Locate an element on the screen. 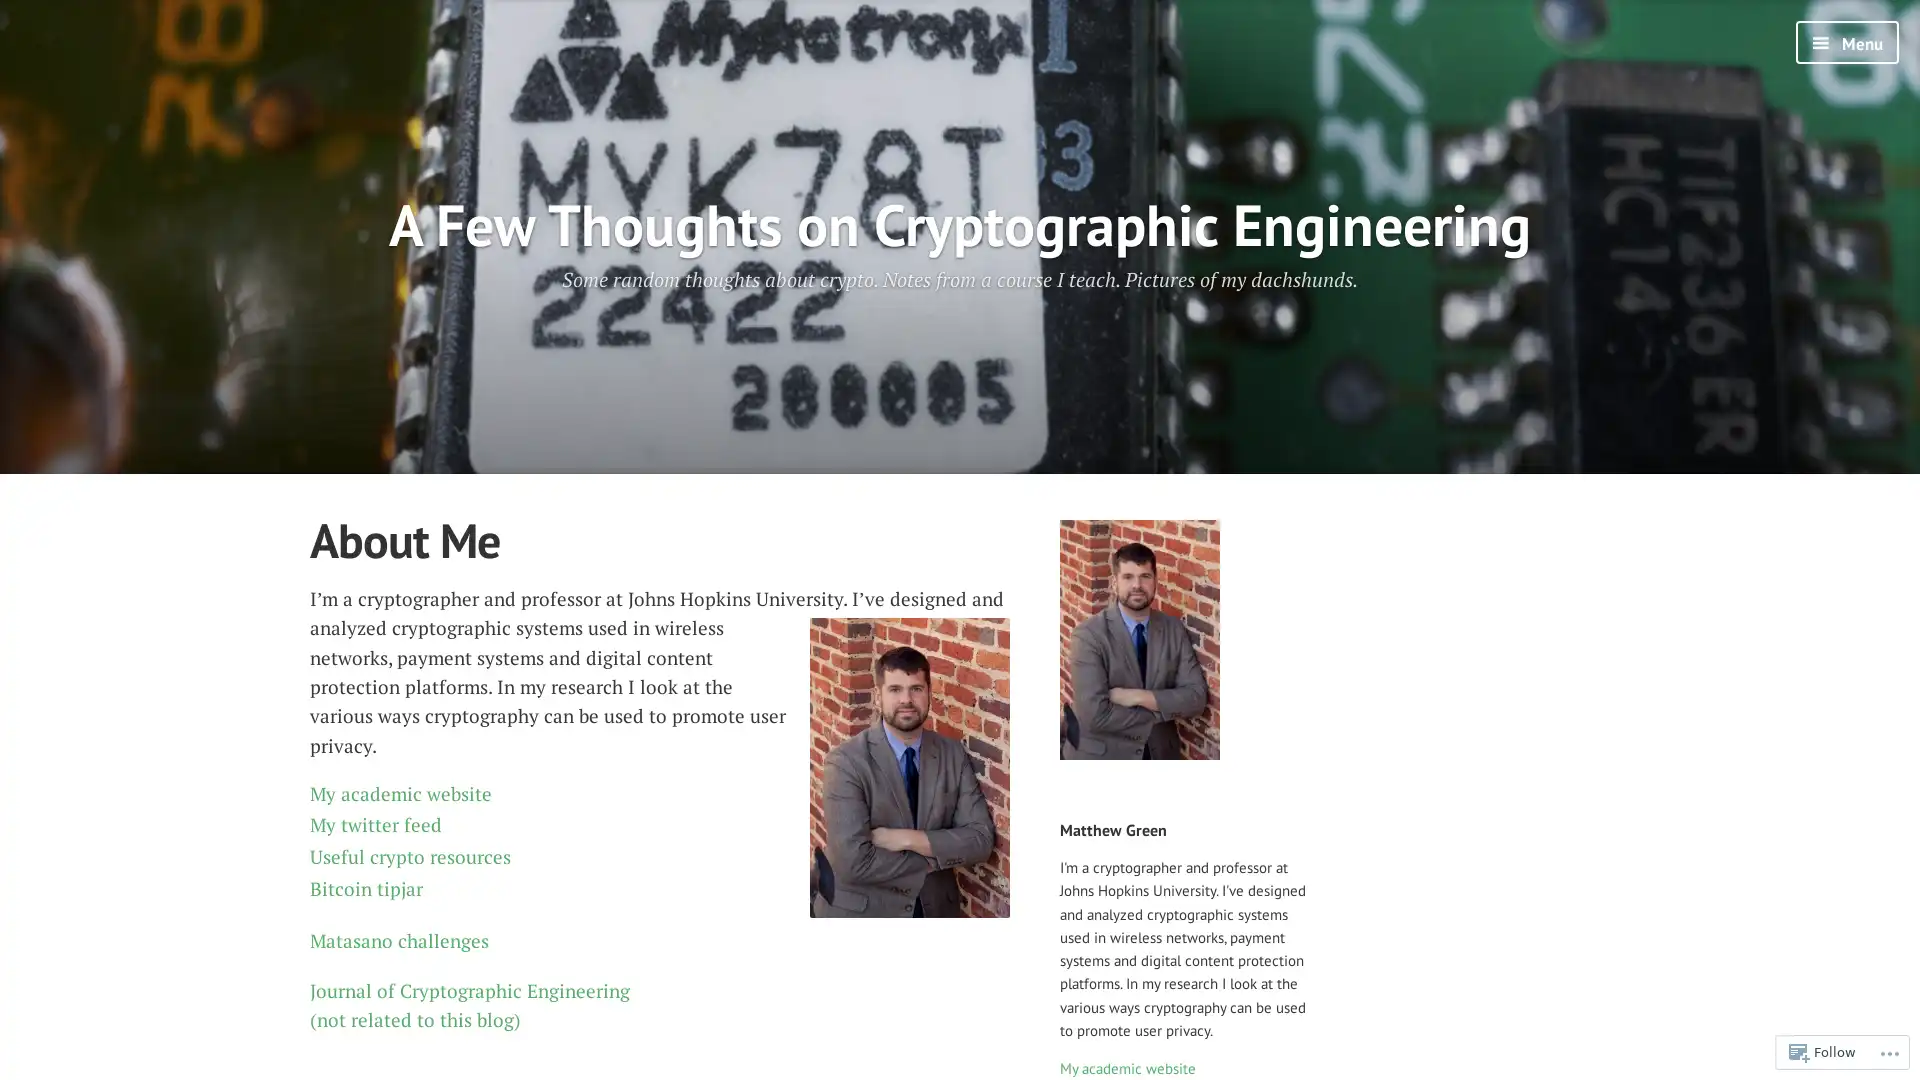 This screenshot has height=1080, width=1920. Menu is located at coordinates (1846, 42).